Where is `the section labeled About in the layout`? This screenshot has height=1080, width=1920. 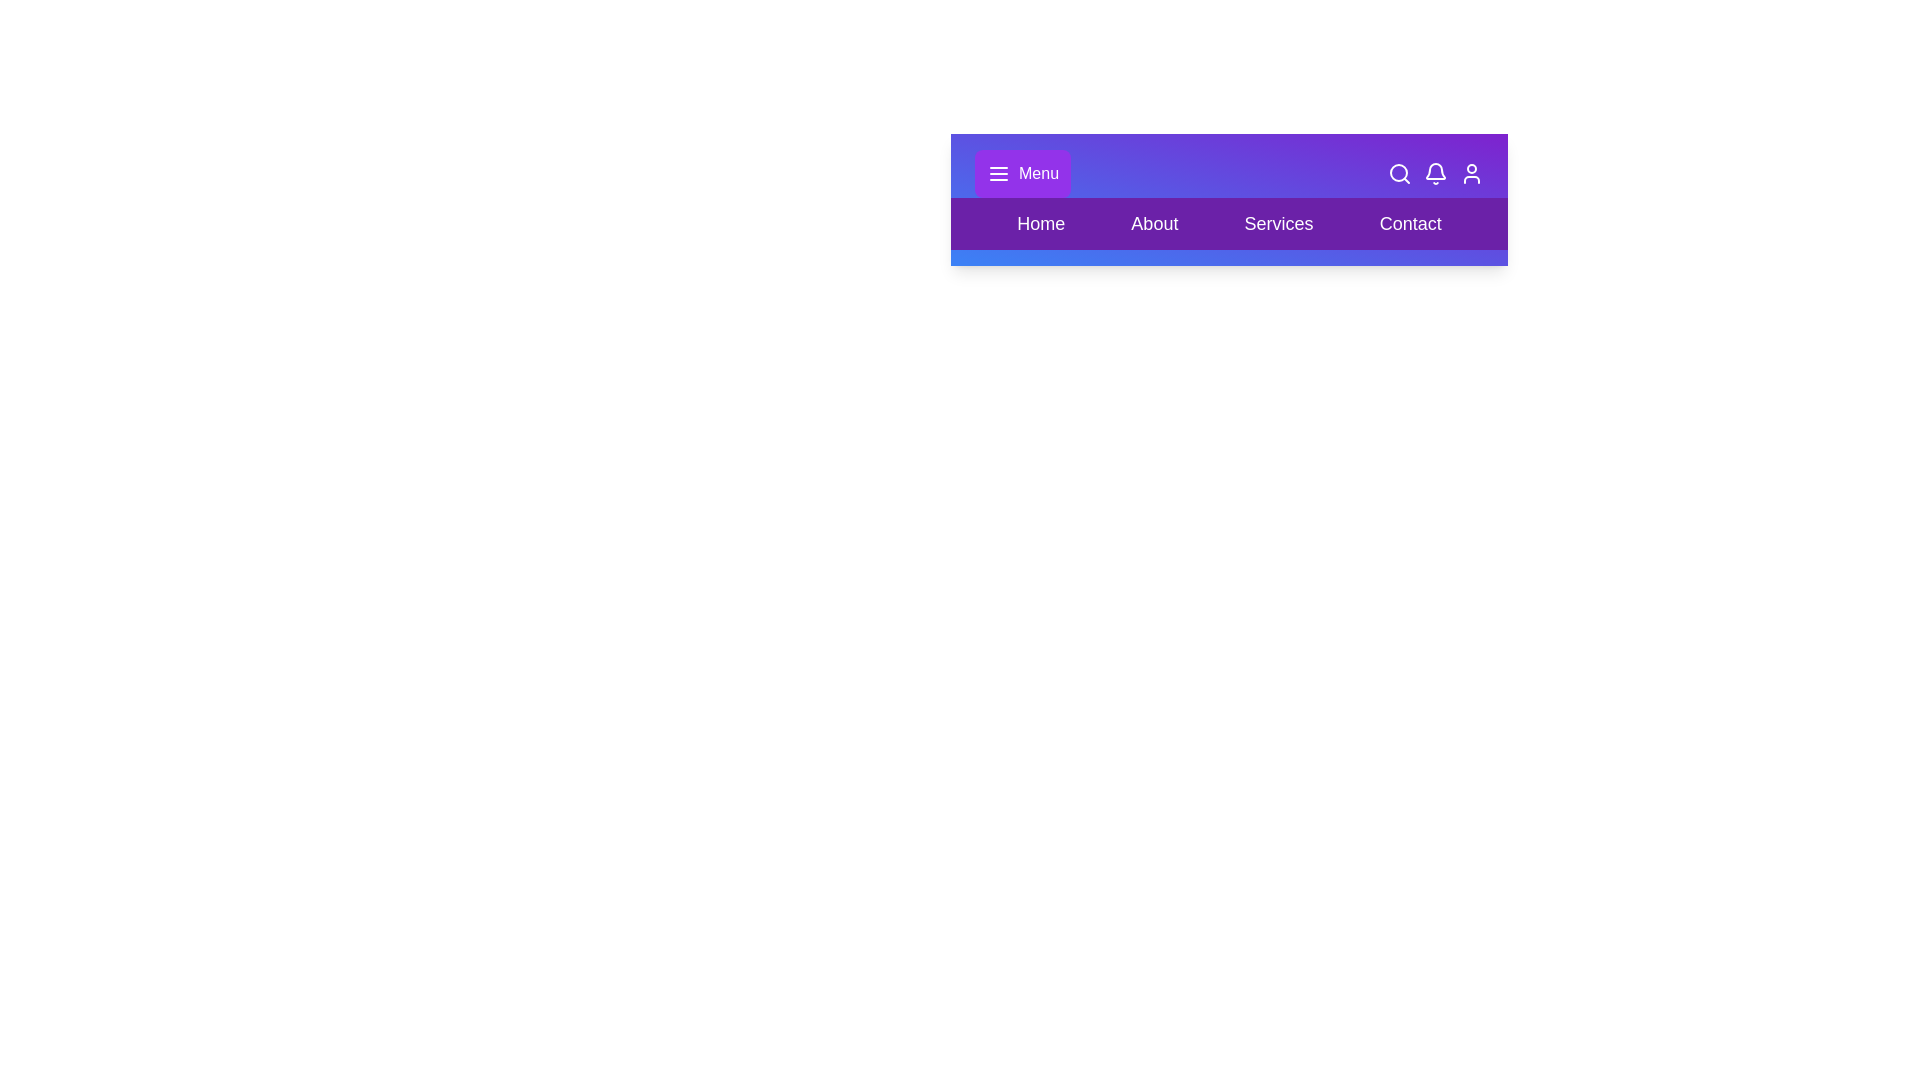 the section labeled About in the layout is located at coordinates (1153, 223).